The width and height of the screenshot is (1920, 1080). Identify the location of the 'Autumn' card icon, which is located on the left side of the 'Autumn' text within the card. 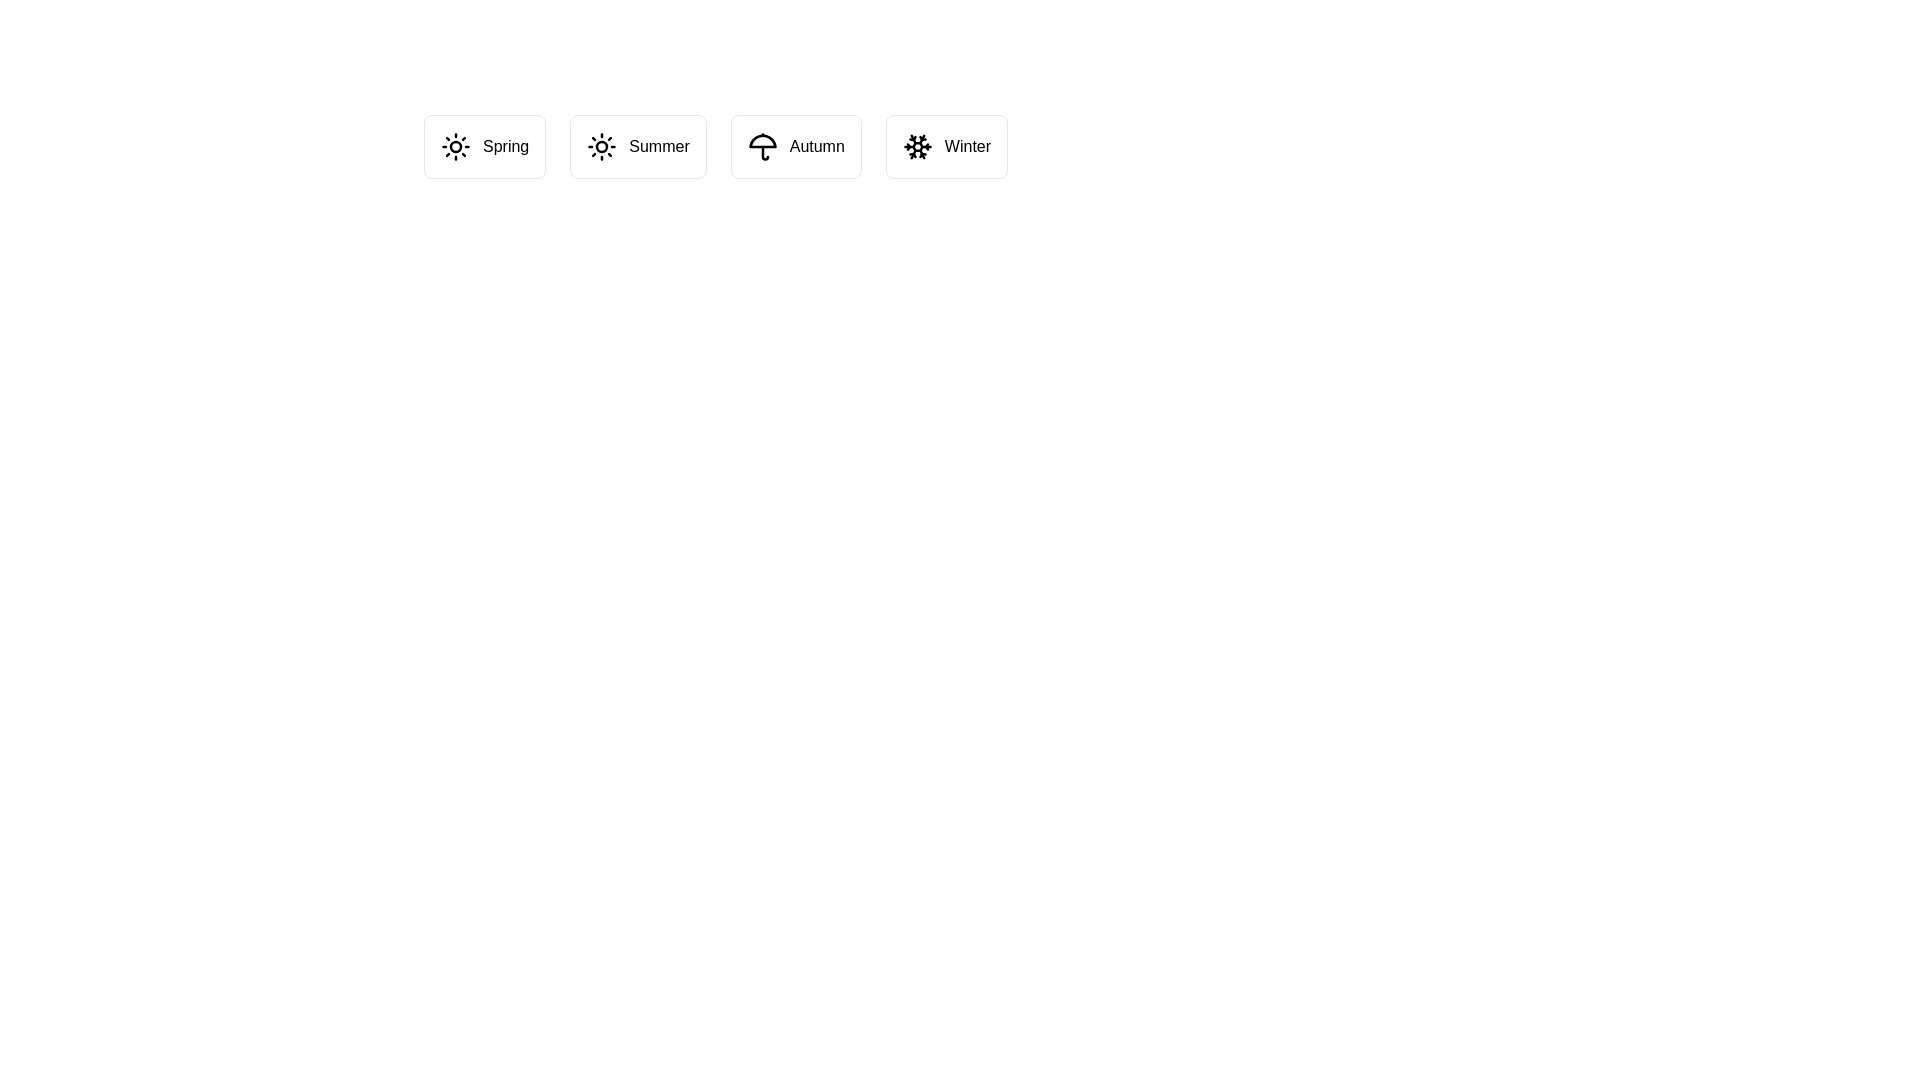
(761, 145).